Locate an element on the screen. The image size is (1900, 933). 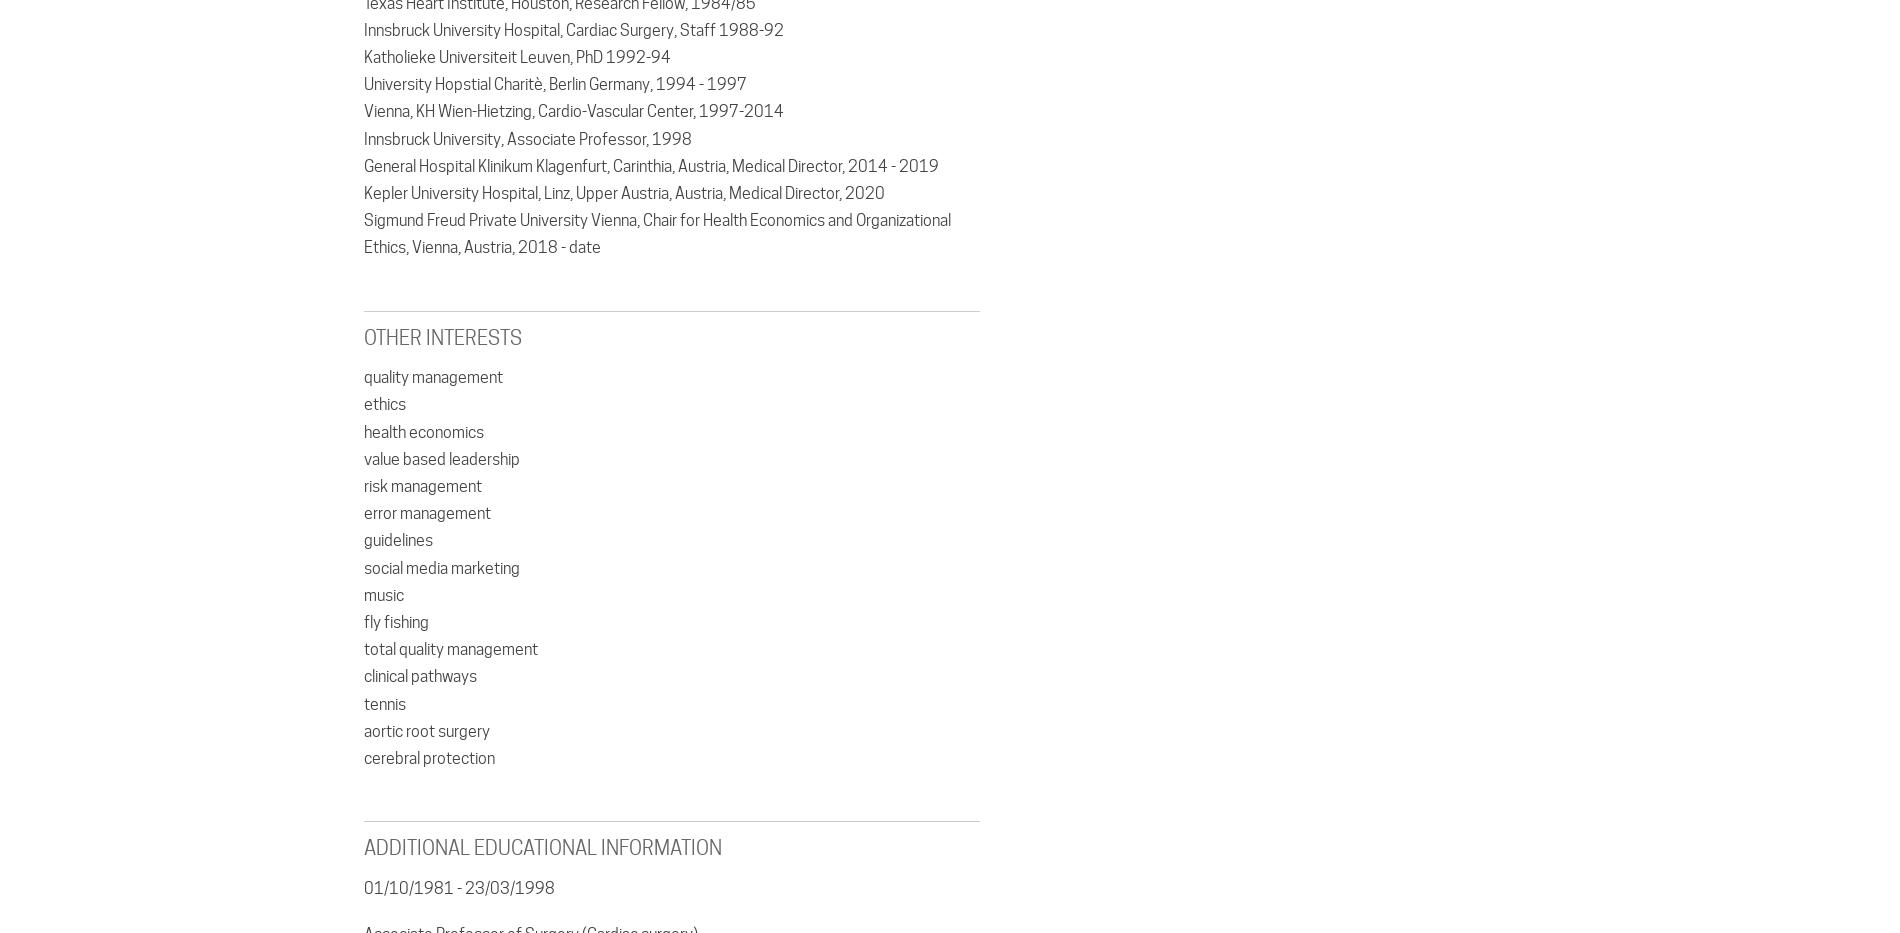
'health economics' is located at coordinates (423, 430).